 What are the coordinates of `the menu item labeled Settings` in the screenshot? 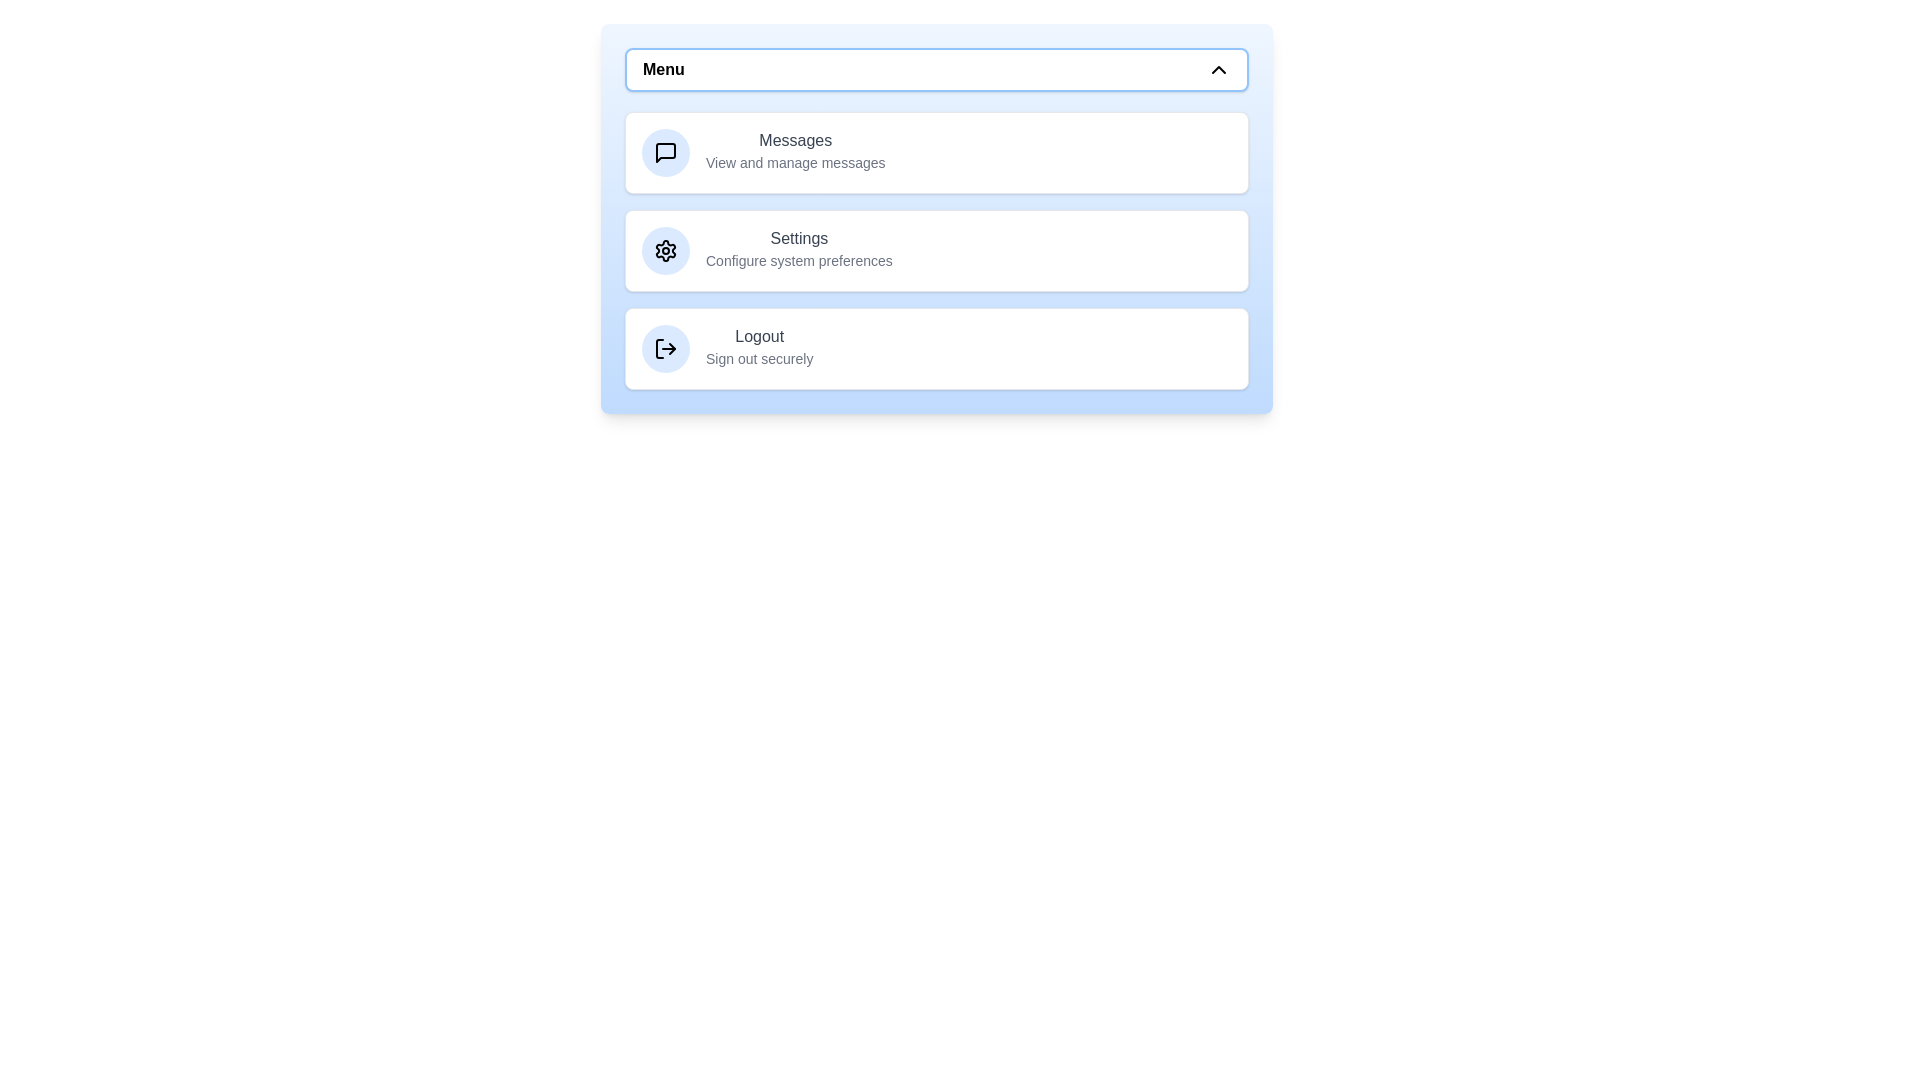 It's located at (935, 249).